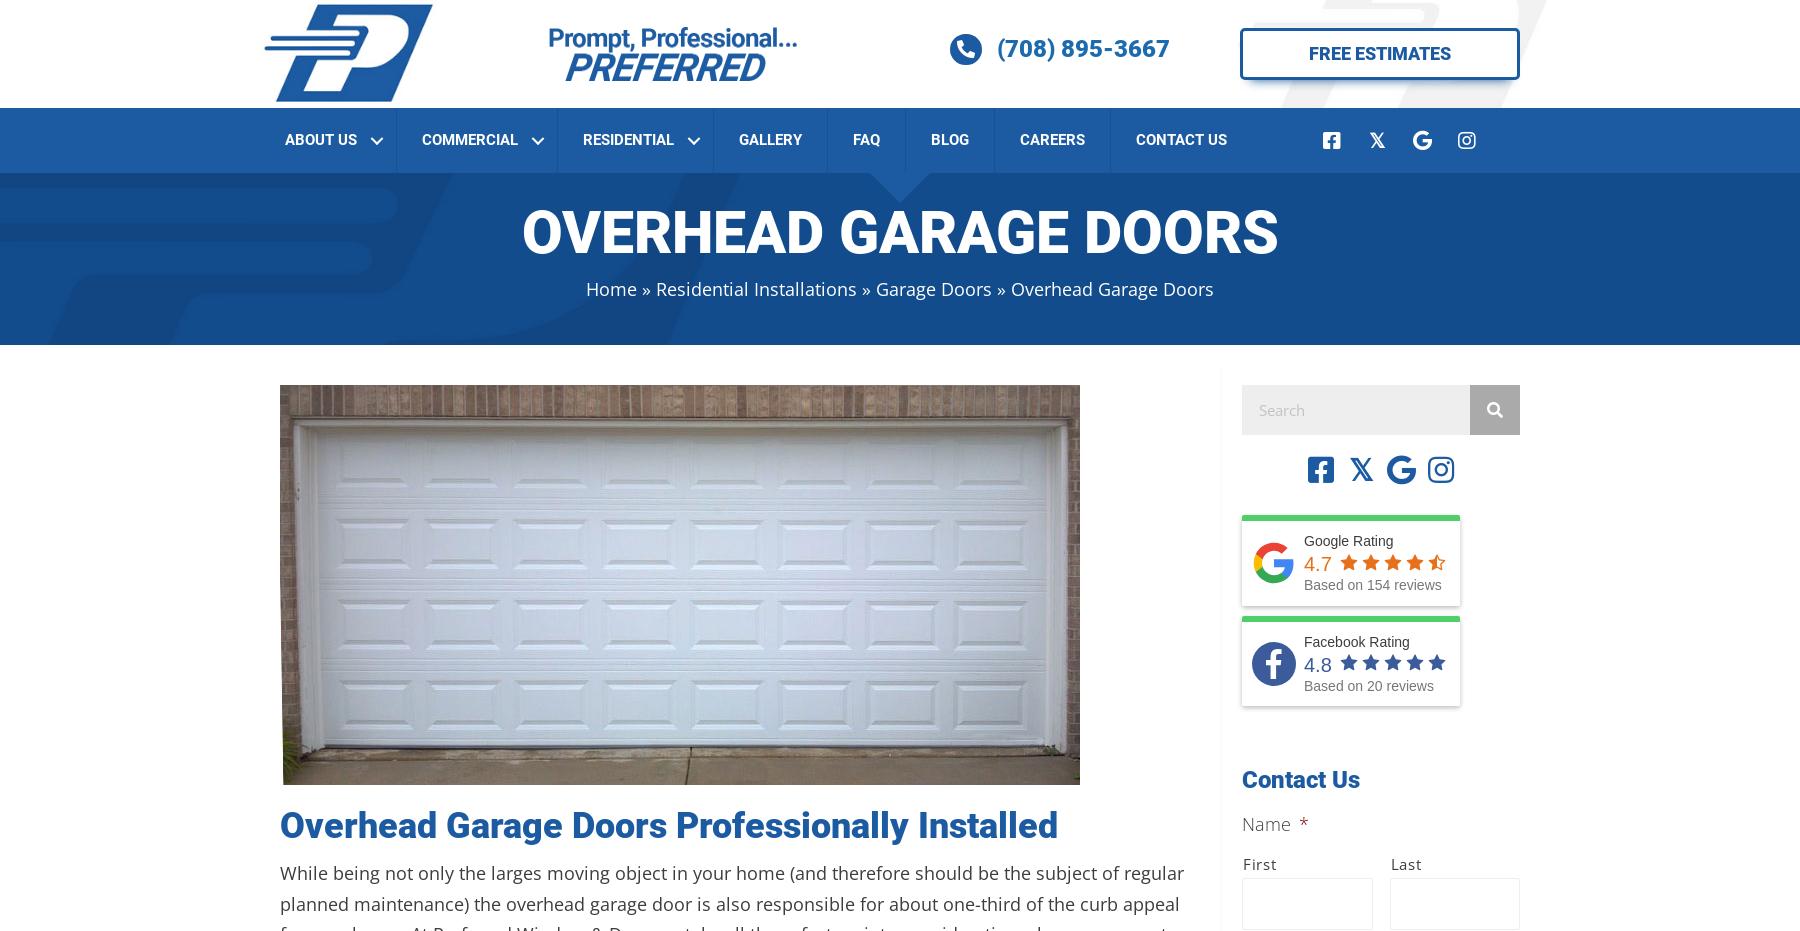 The height and width of the screenshot is (931, 1800). Describe the element at coordinates (1052, 137) in the screenshot. I see `'Careers'` at that location.